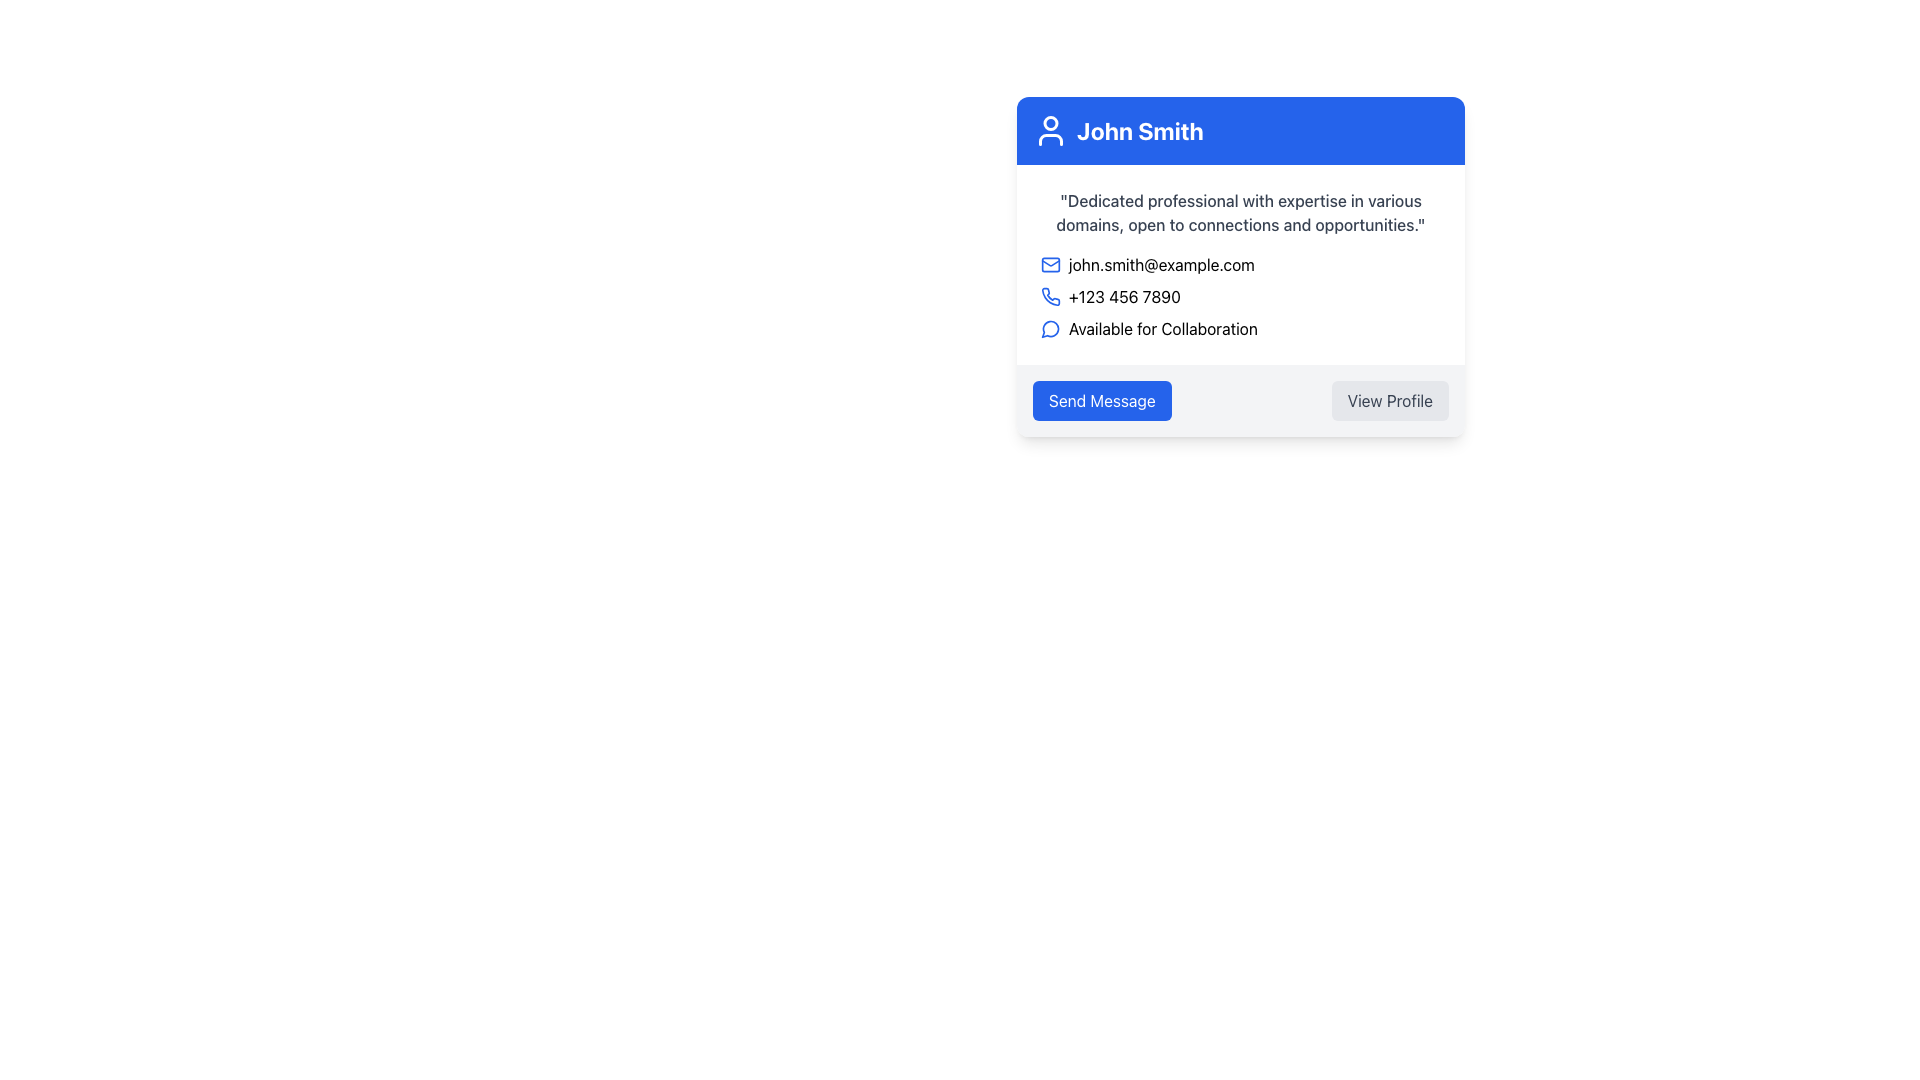 Image resolution: width=1920 pixels, height=1080 pixels. Describe the element at coordinates (1050, 327) in the screenshot. I see `the collaboration icon located to the left of the 'Available for Collaboration' text, positioned in the lower-right portion of its card component` at that location.